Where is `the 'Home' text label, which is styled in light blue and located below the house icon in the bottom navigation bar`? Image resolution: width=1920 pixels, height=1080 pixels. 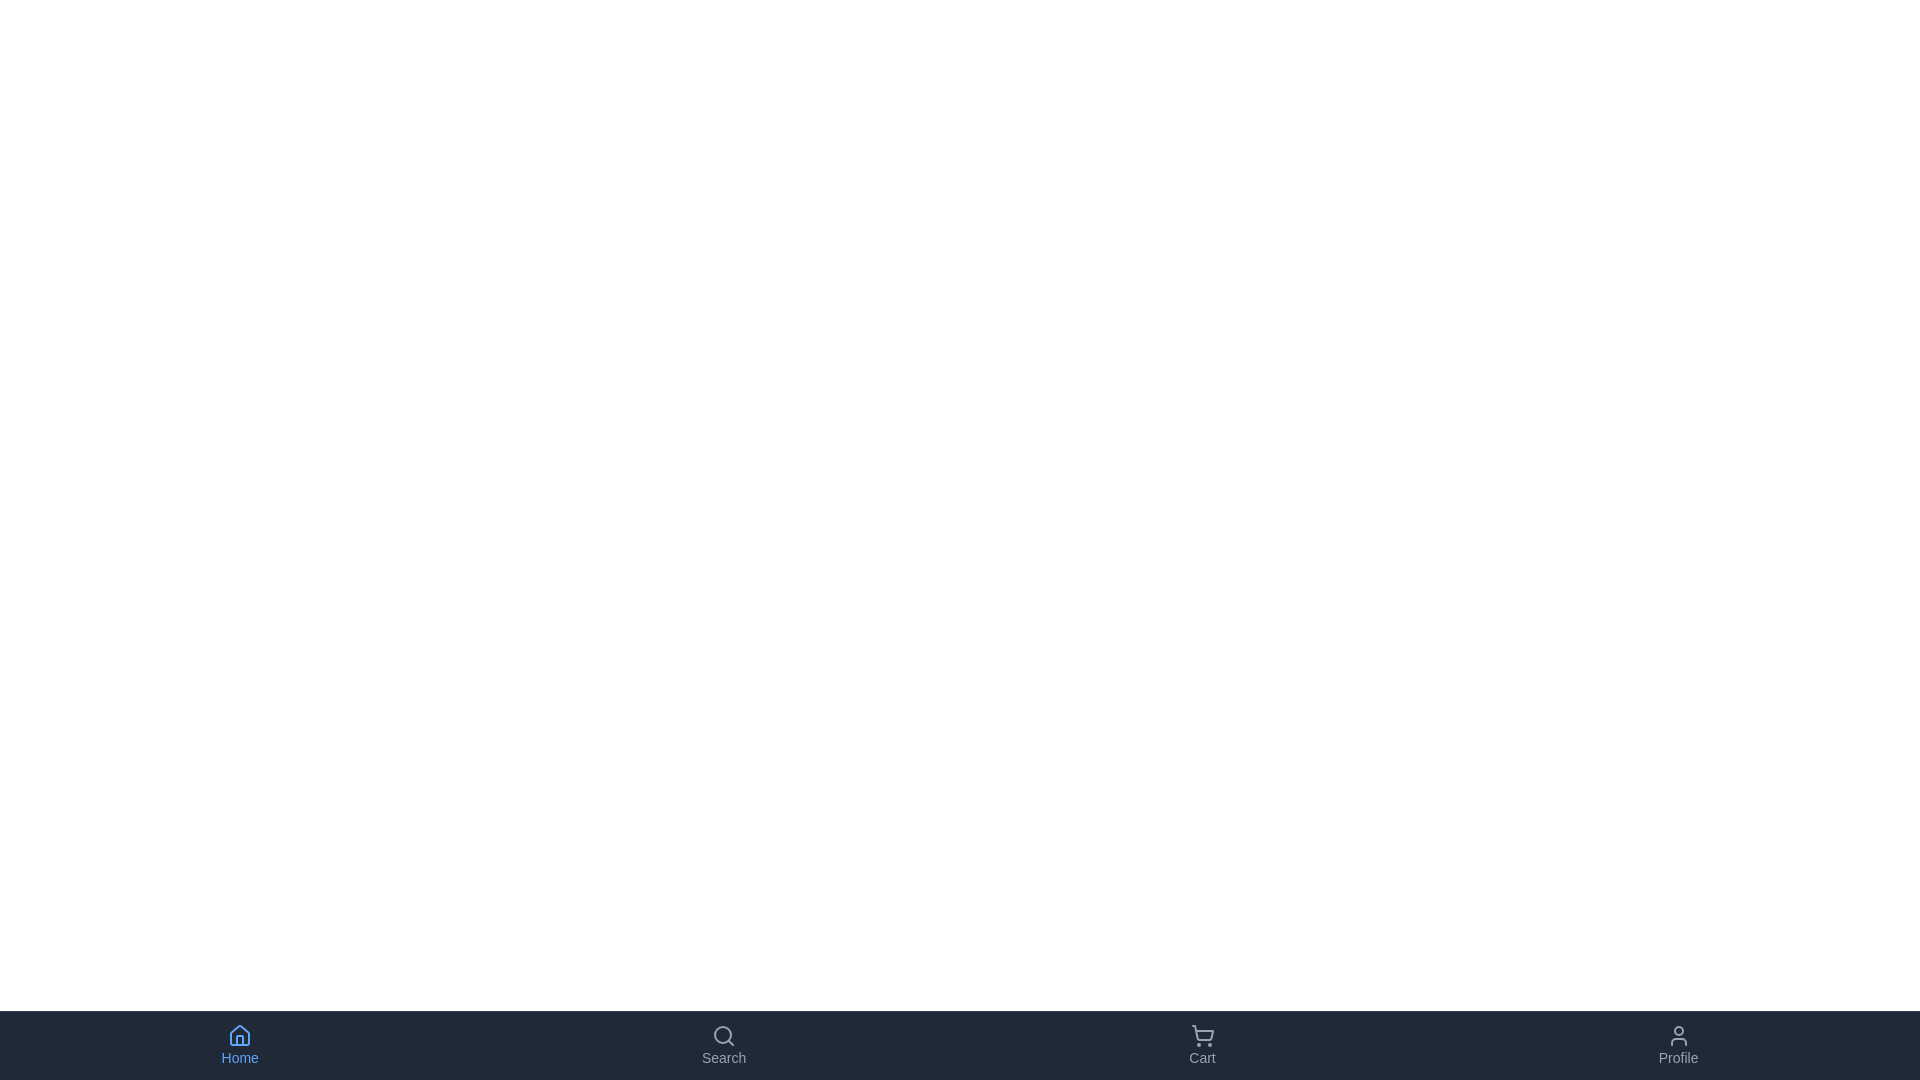 the 'Home' text label, which is styled in light blue and located below the house icon in the bottom navigation bar is located at coordinates (240, 1056).